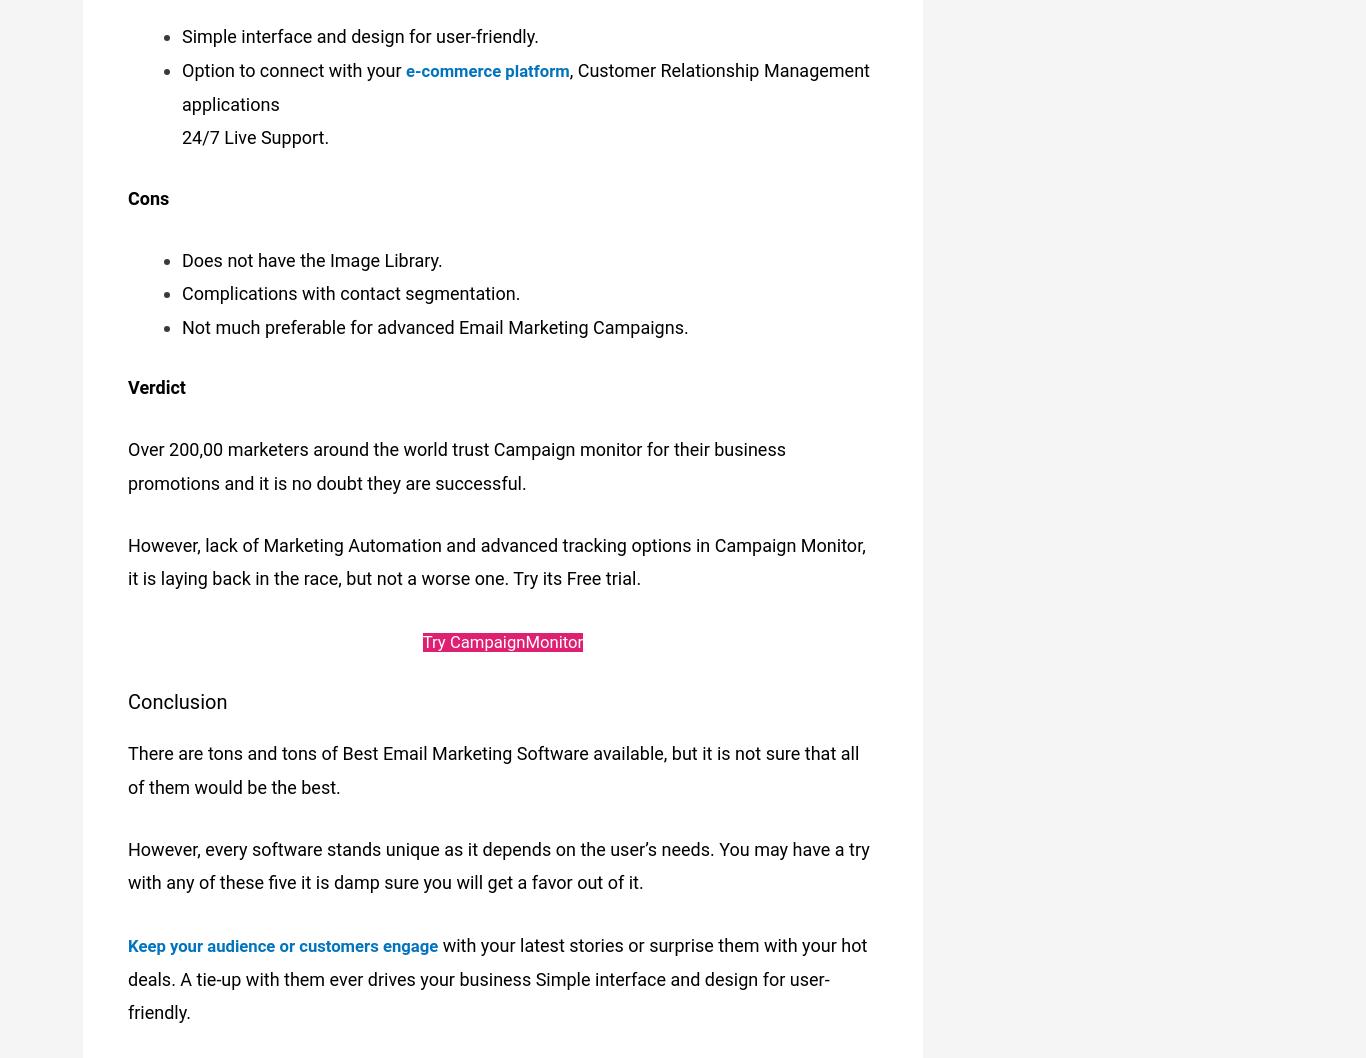 Image resolution: width=1366 pixels, height=1058 pixels. I want to click on 'However, lack of Marketing Automation and advanced tracking options in Campaign Monitor, it is laying back in the race, but not a worse one. Try its Free trial.', so click(496, 549).